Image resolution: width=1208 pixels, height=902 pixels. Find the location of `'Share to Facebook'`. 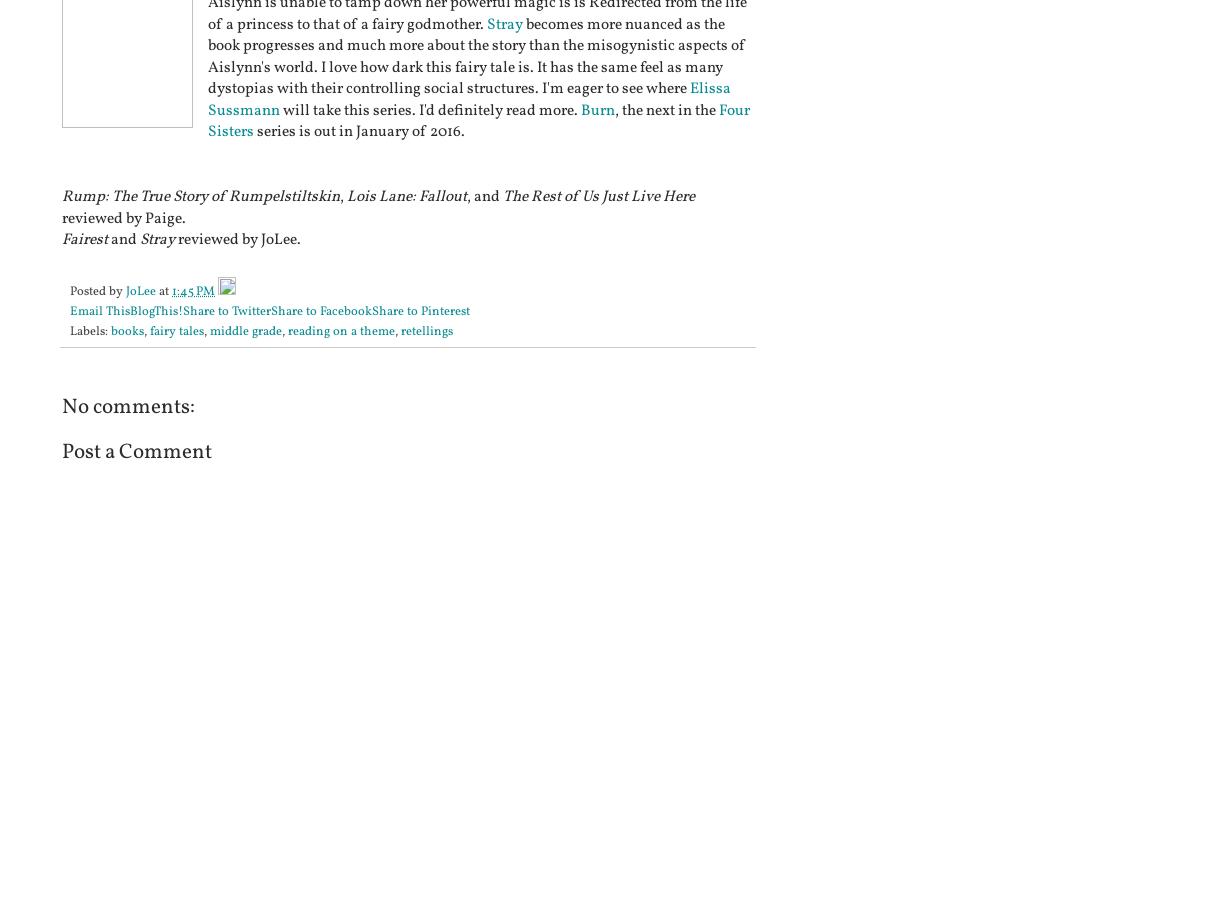

'Share to Facebook' is located at coordinates (320, 310).